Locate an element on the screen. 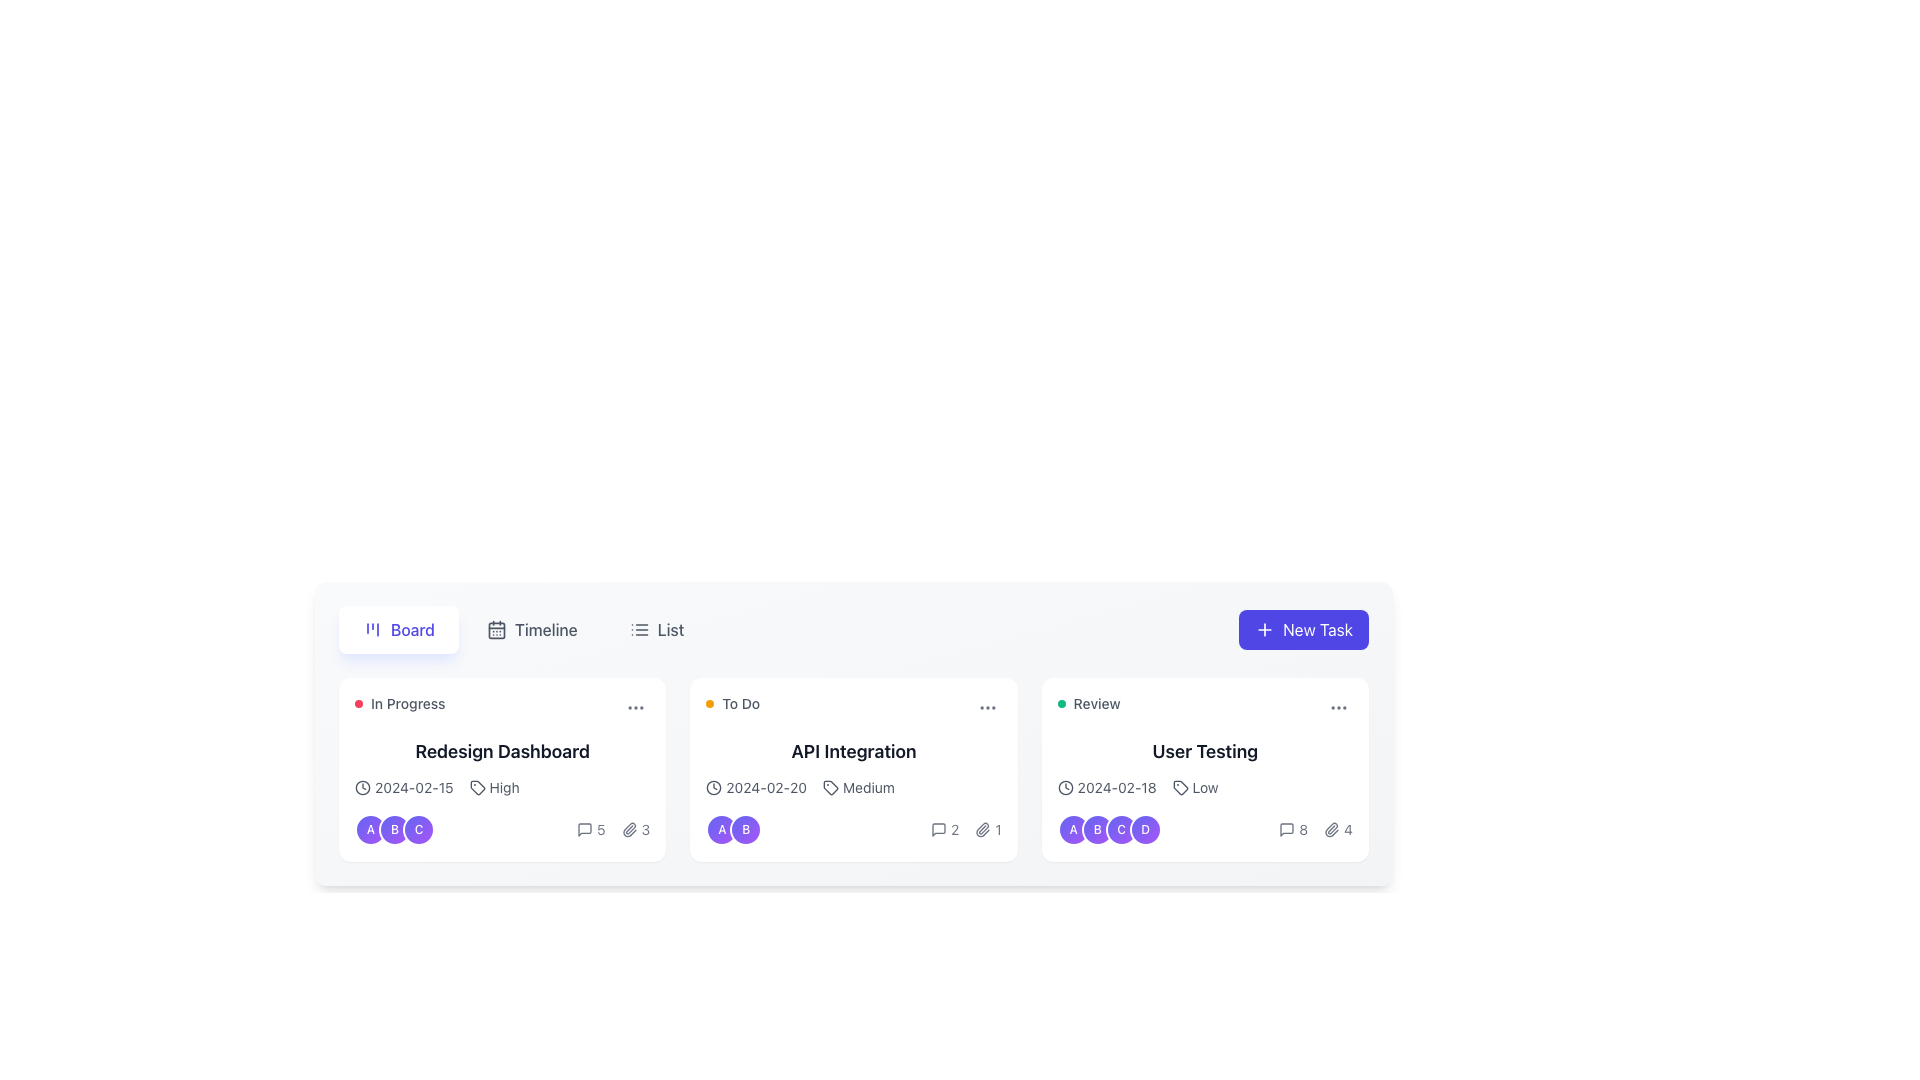  the button located at the top center-right of the interface, which allows users to create a new task is located at coordinates (1304, 628).